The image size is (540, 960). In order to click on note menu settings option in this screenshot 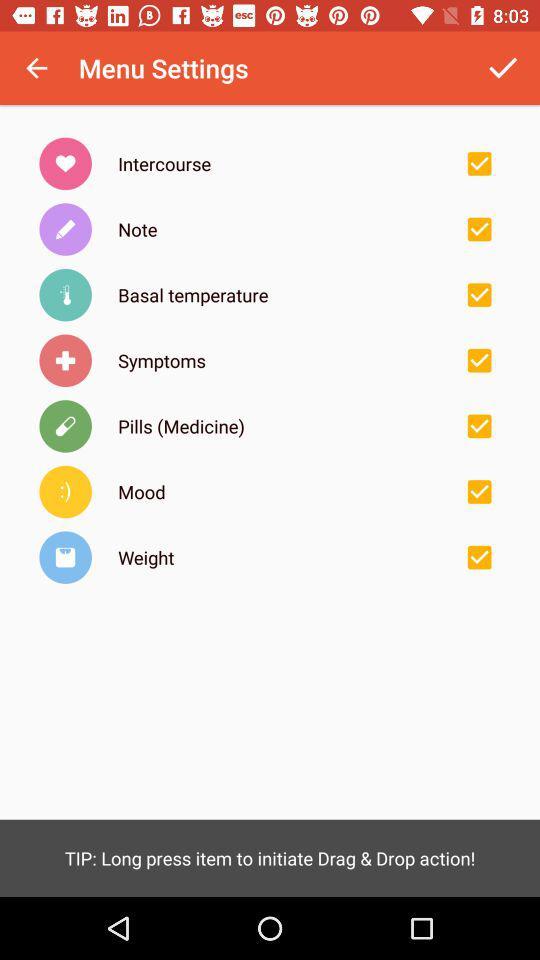, I will do `click(478, 229)`.